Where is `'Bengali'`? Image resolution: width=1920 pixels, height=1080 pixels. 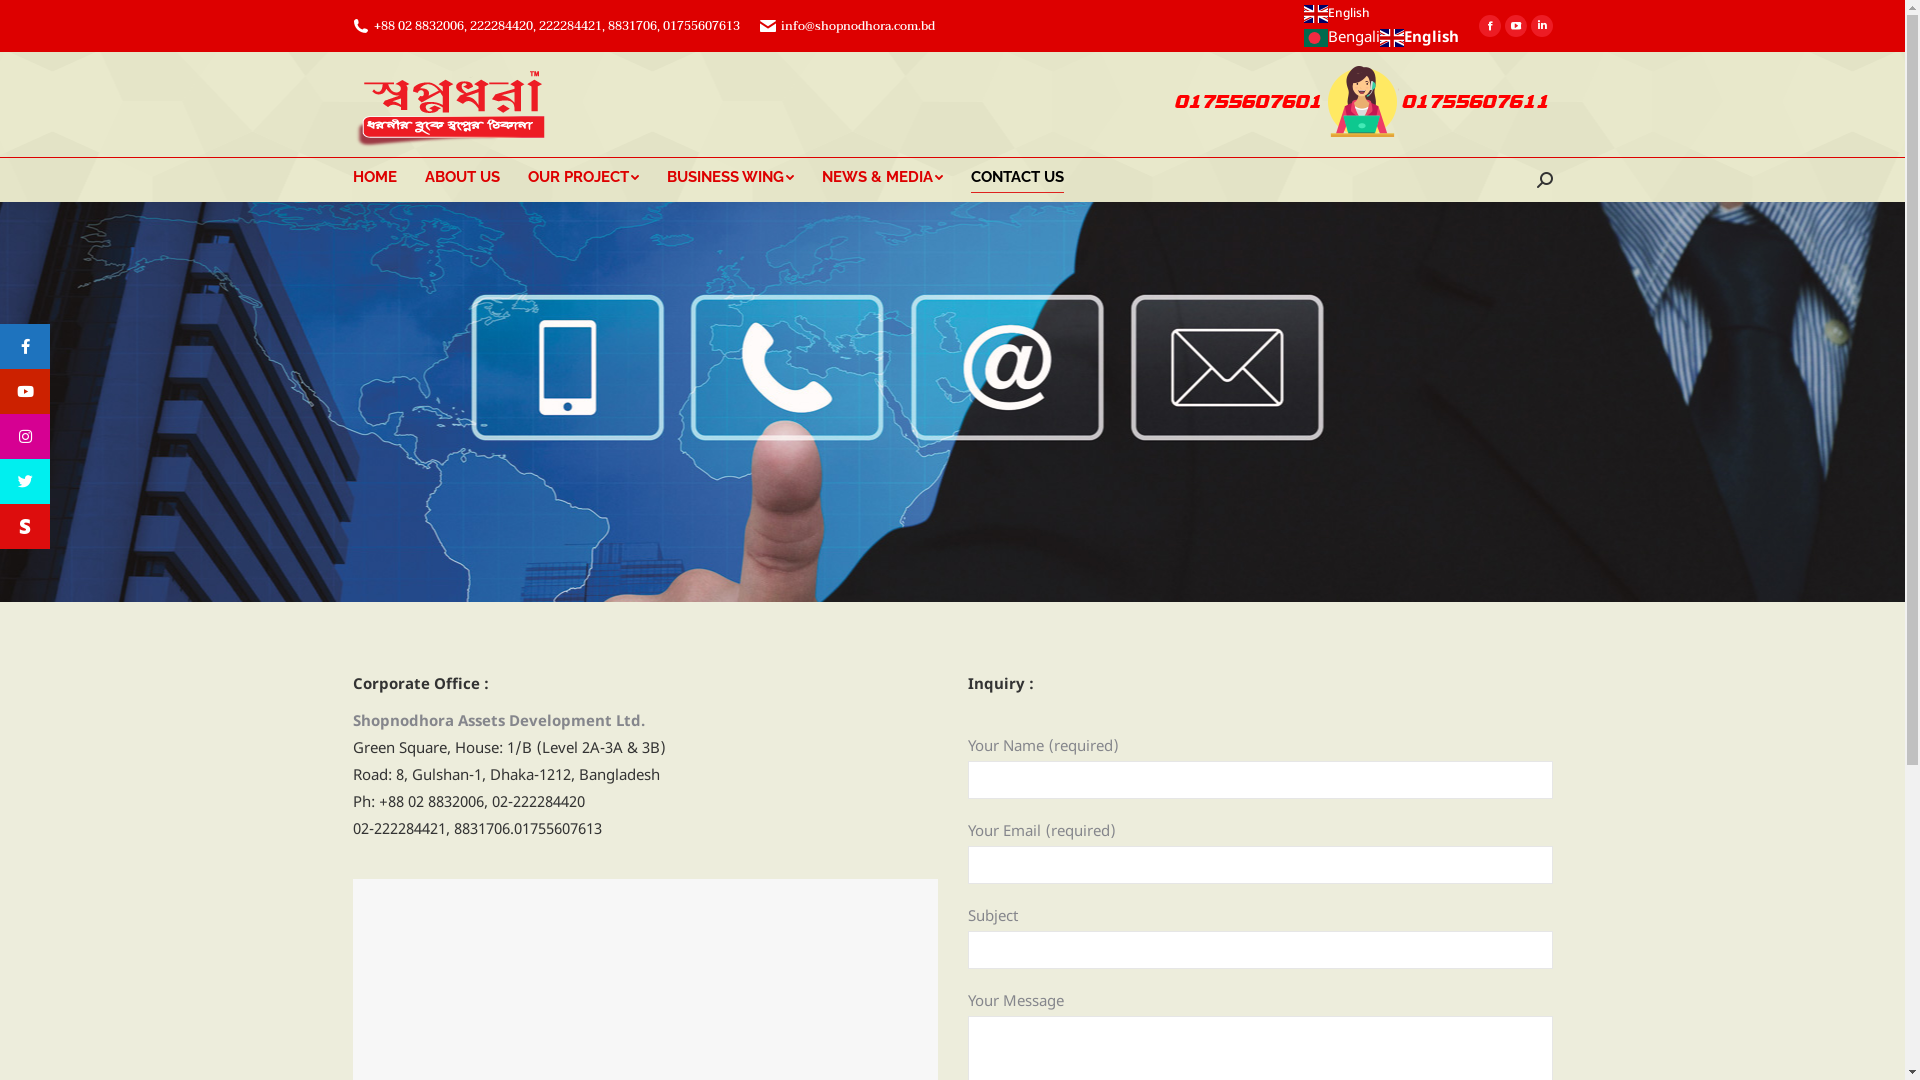
'Bengali' is located at coordinates (1342, 38).